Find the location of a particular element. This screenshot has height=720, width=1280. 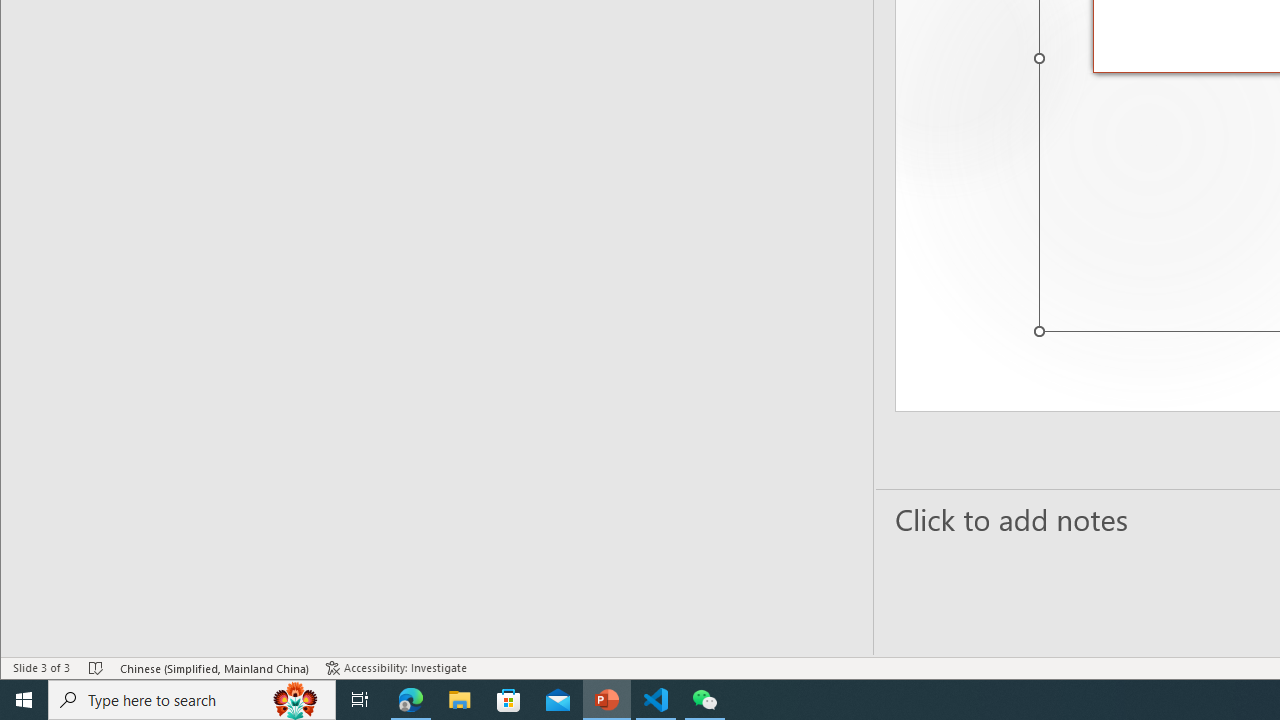

'Type here to search' is located at coordinates (192, 698).